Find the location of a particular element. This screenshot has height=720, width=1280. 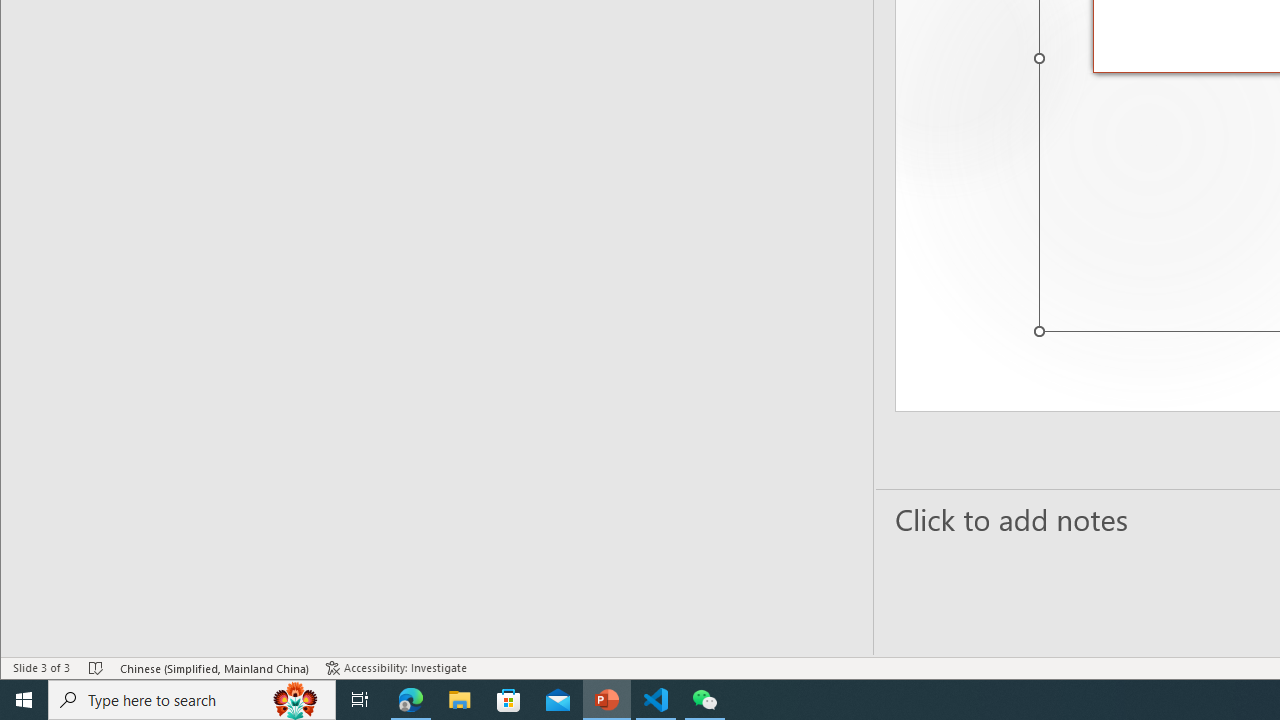

'Type here to search' is located at coordinates (192, 698).